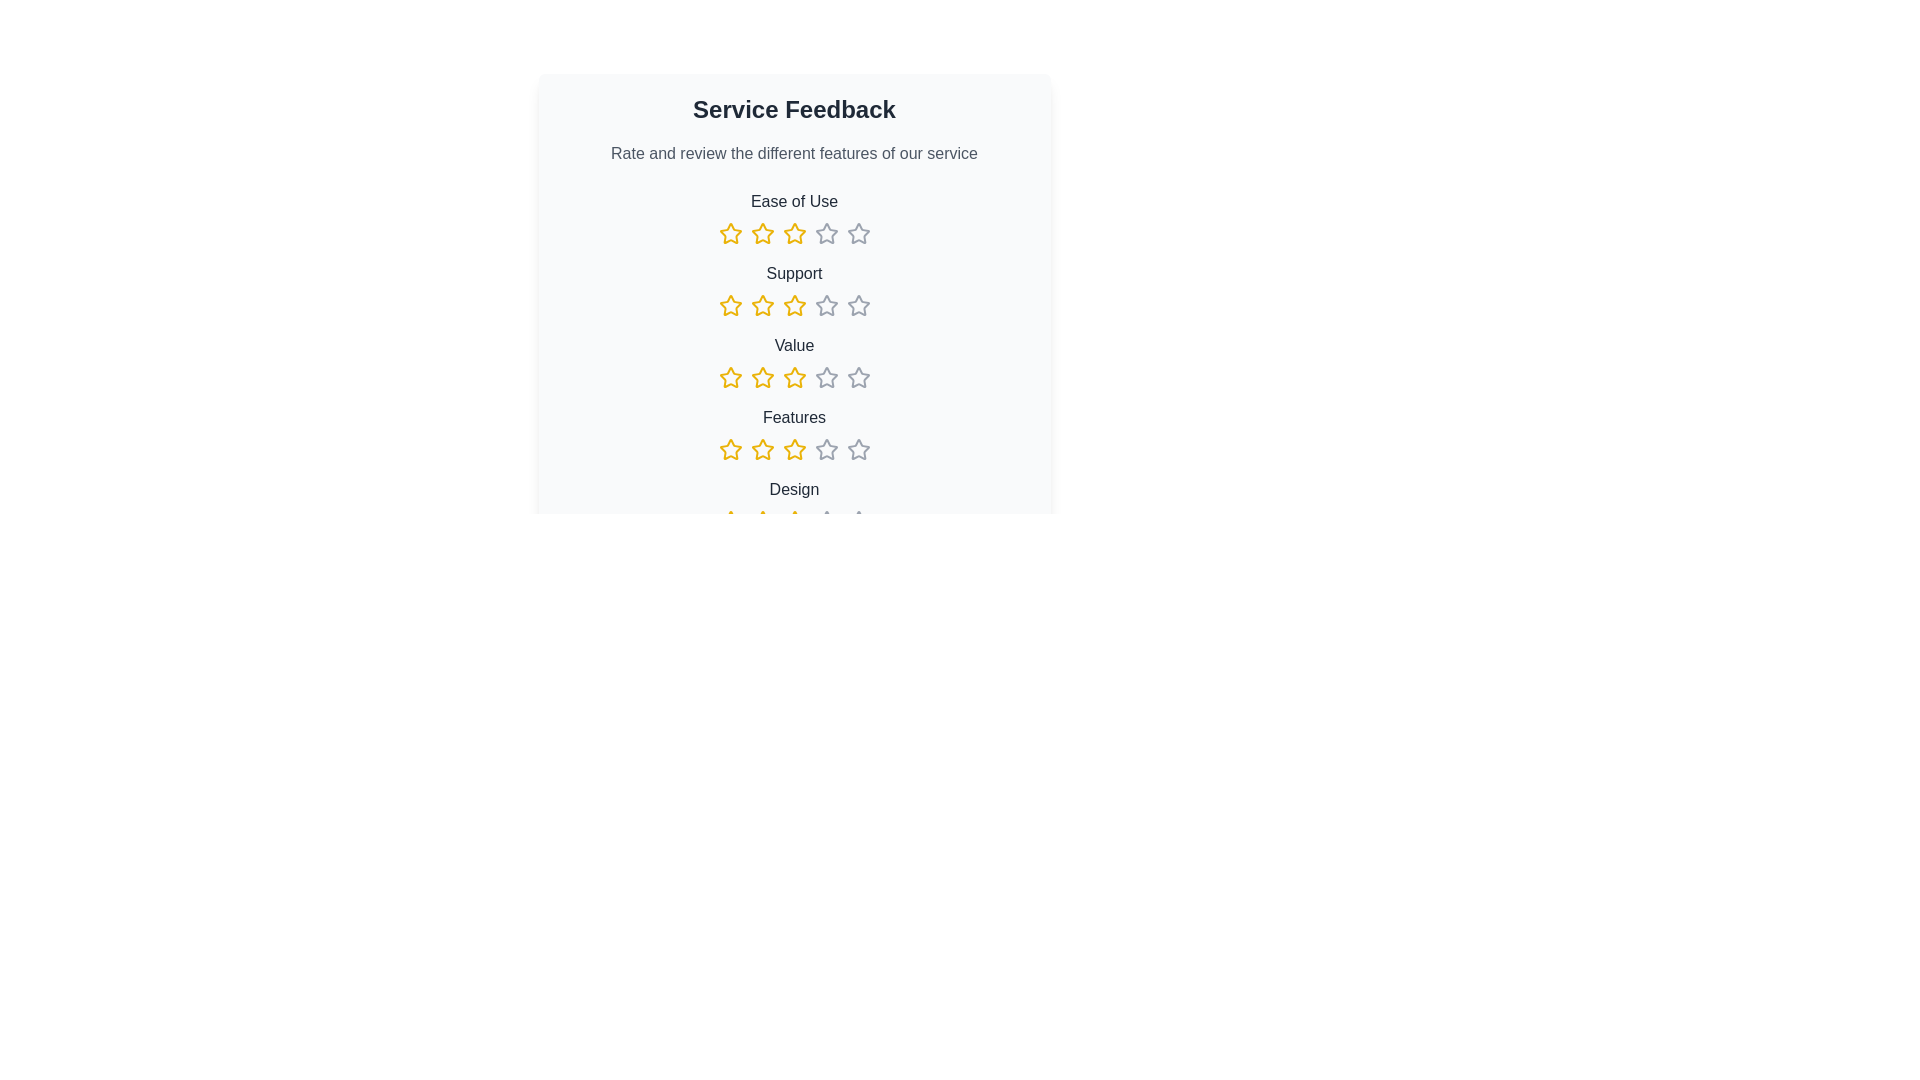  What do you see at coordinates (793, 232) in the screenshot?
I see `the third star icon` at bounding box center [793, 232].